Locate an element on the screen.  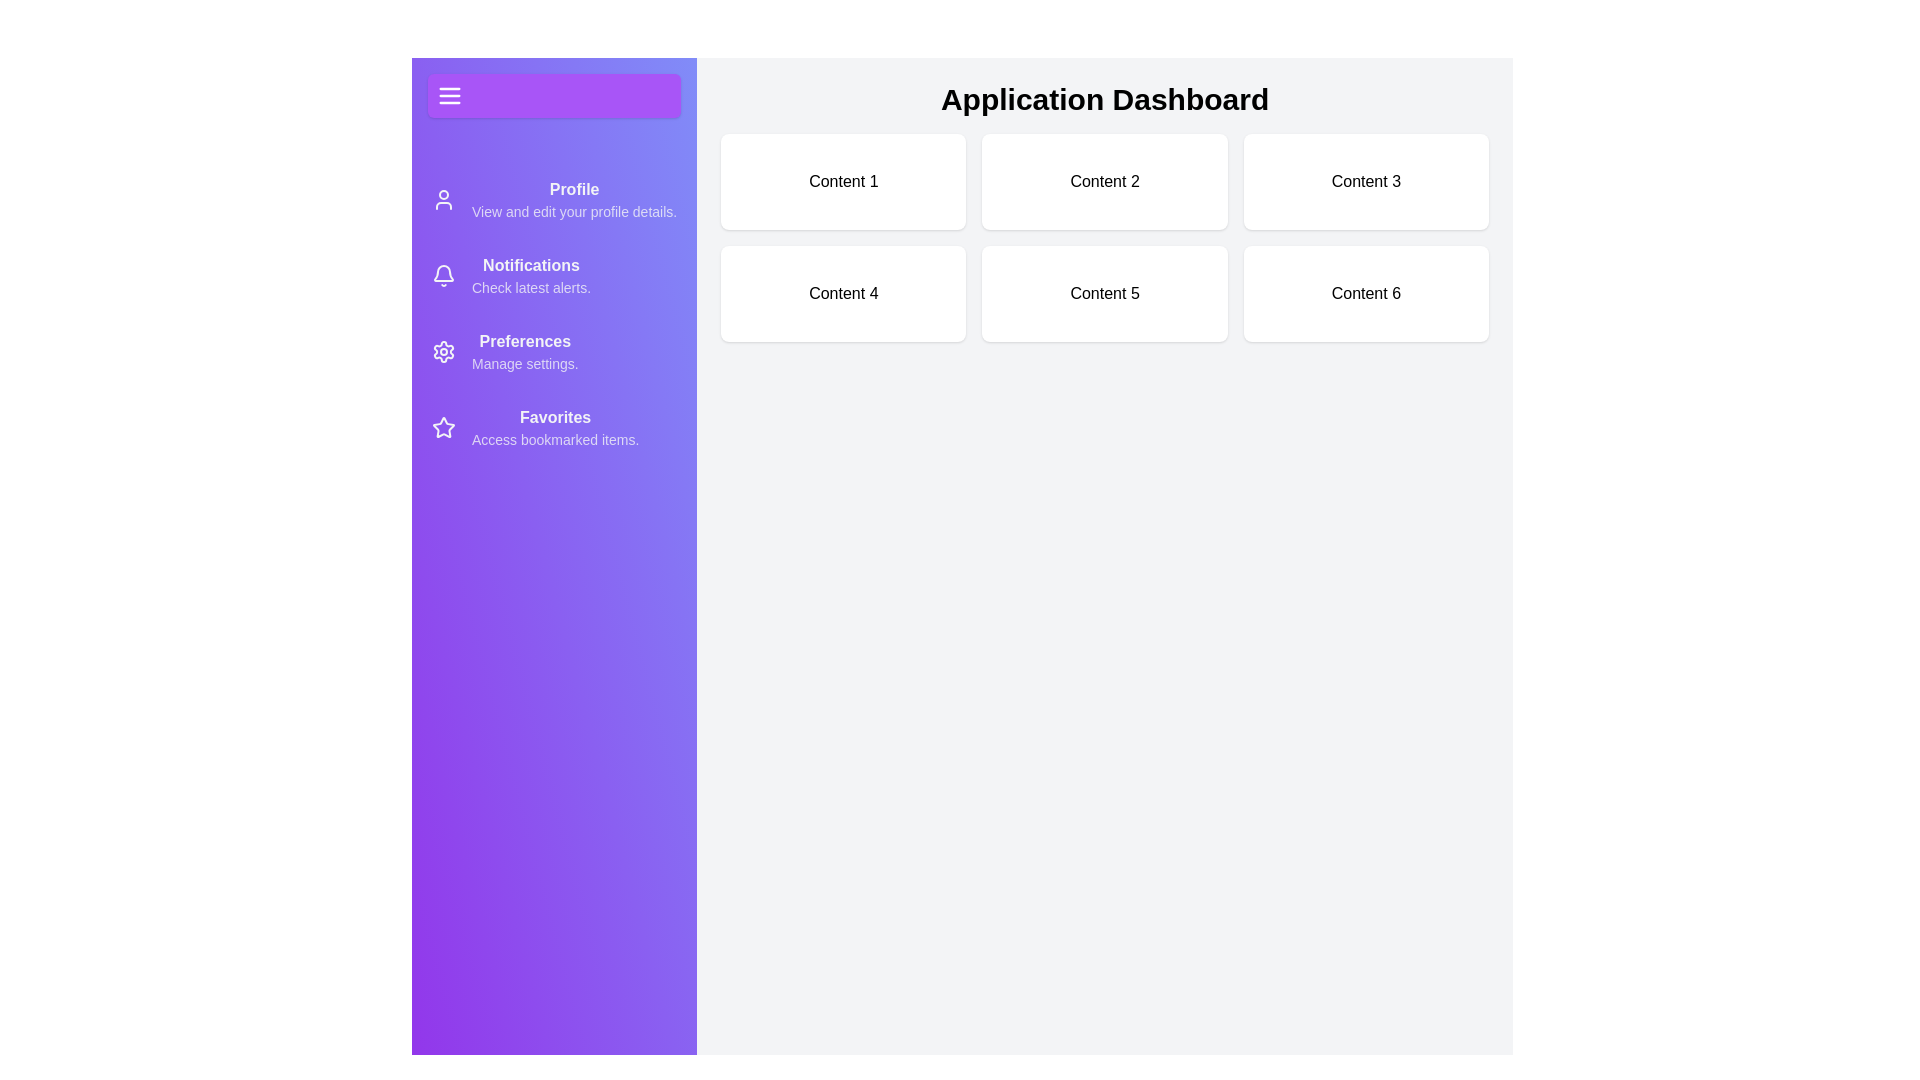
the menu item Notifications to view its hover effect is located at coordinates (554, 276).